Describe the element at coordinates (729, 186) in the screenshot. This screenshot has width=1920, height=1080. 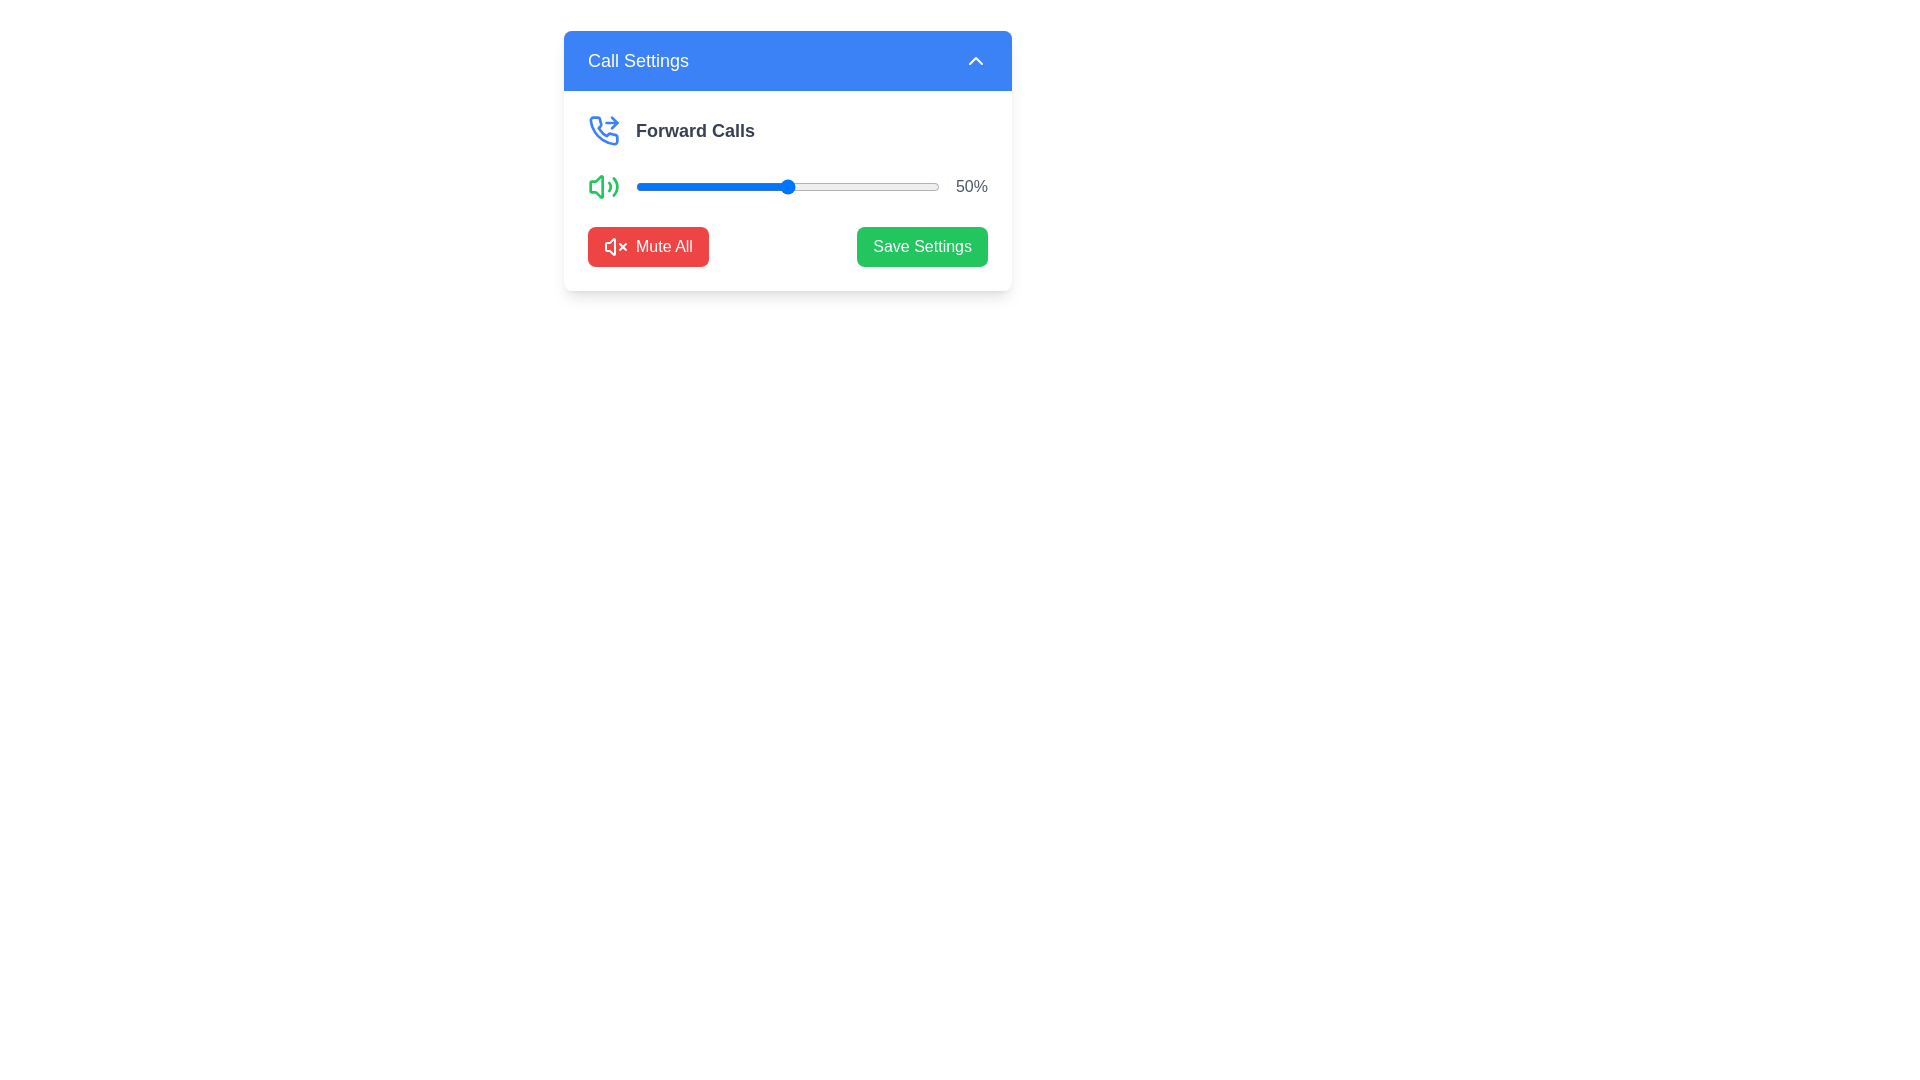
I see `the volume slider` at that location.